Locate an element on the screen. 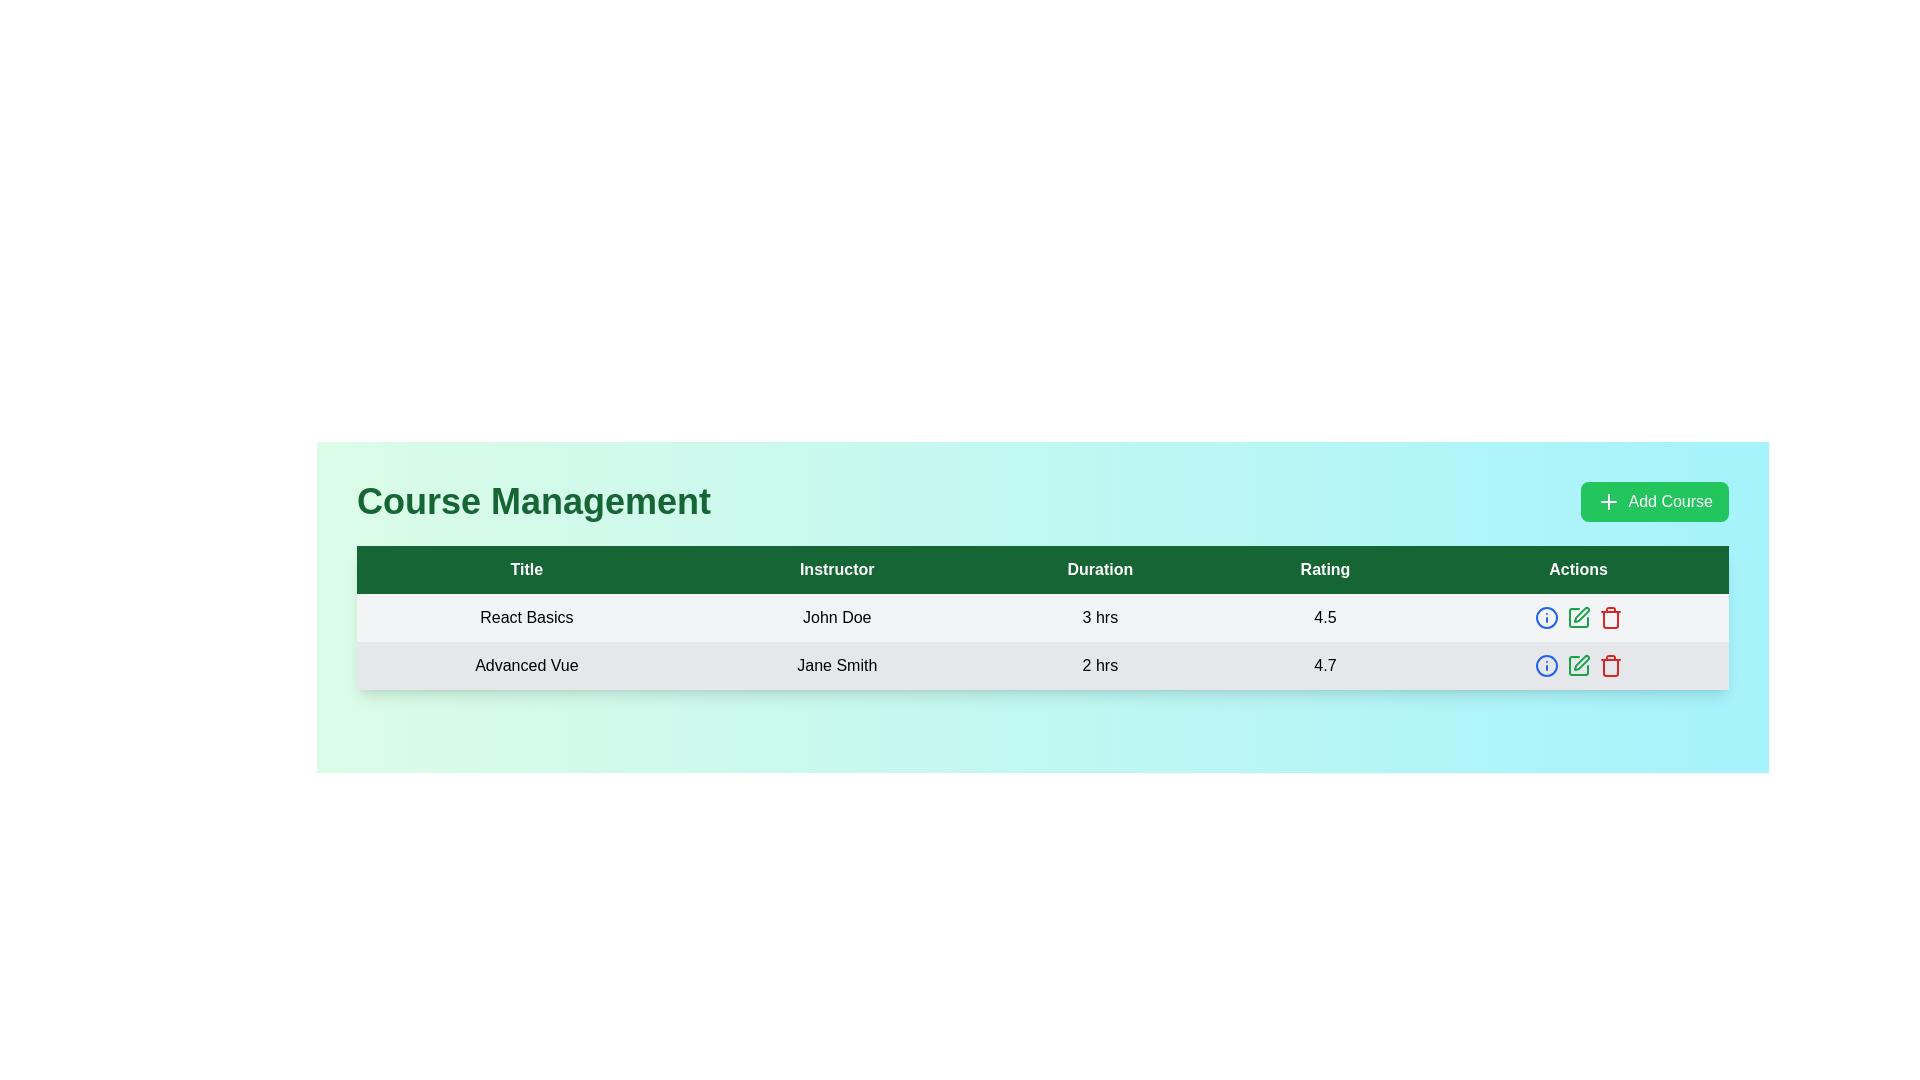 Image resolution: width=1920 pixels, height=1080 pixels. the vibrant green 'Add Course' button located in the top-right corner of the interface is located at coordinates (1654, 500).